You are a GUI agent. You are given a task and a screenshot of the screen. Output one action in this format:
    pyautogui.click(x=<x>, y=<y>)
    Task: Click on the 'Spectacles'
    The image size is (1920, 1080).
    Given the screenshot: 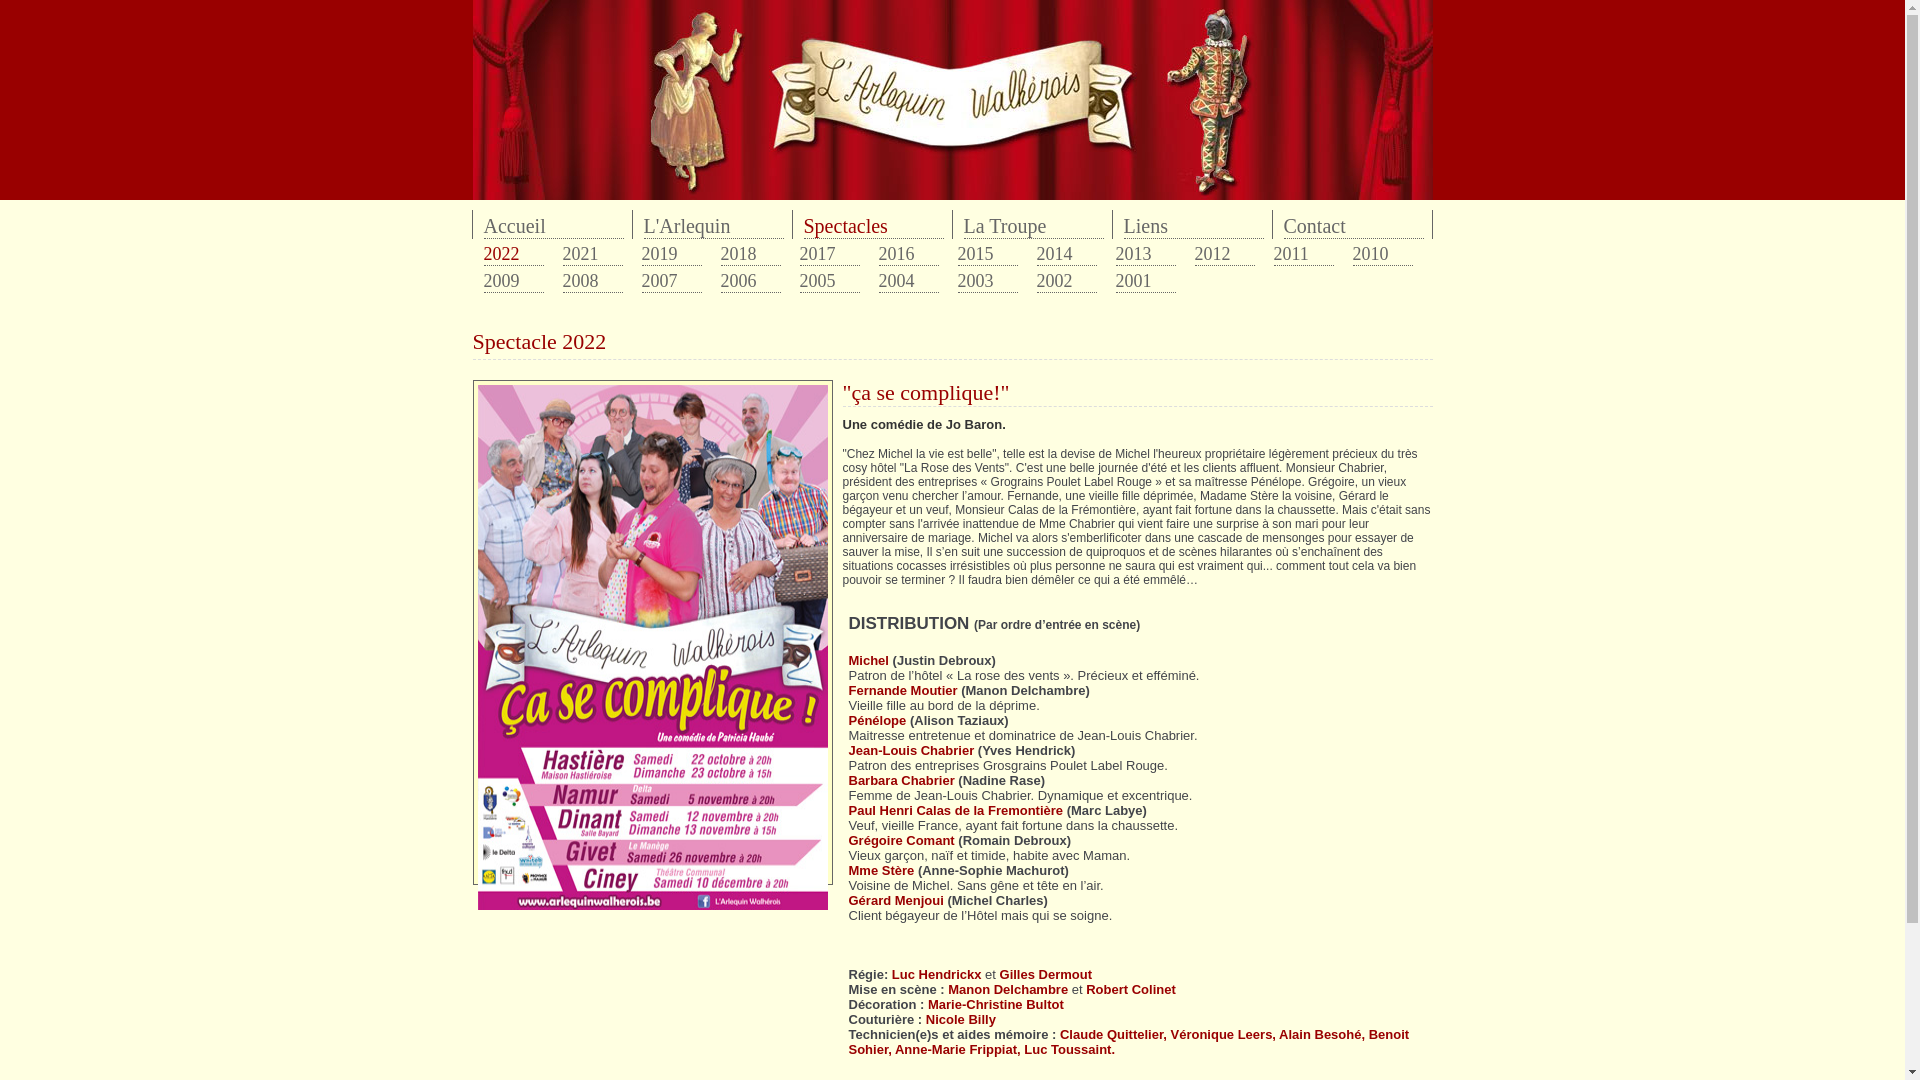 What is the action you would take?
    pyautogui.click(x=873, y=226)
    